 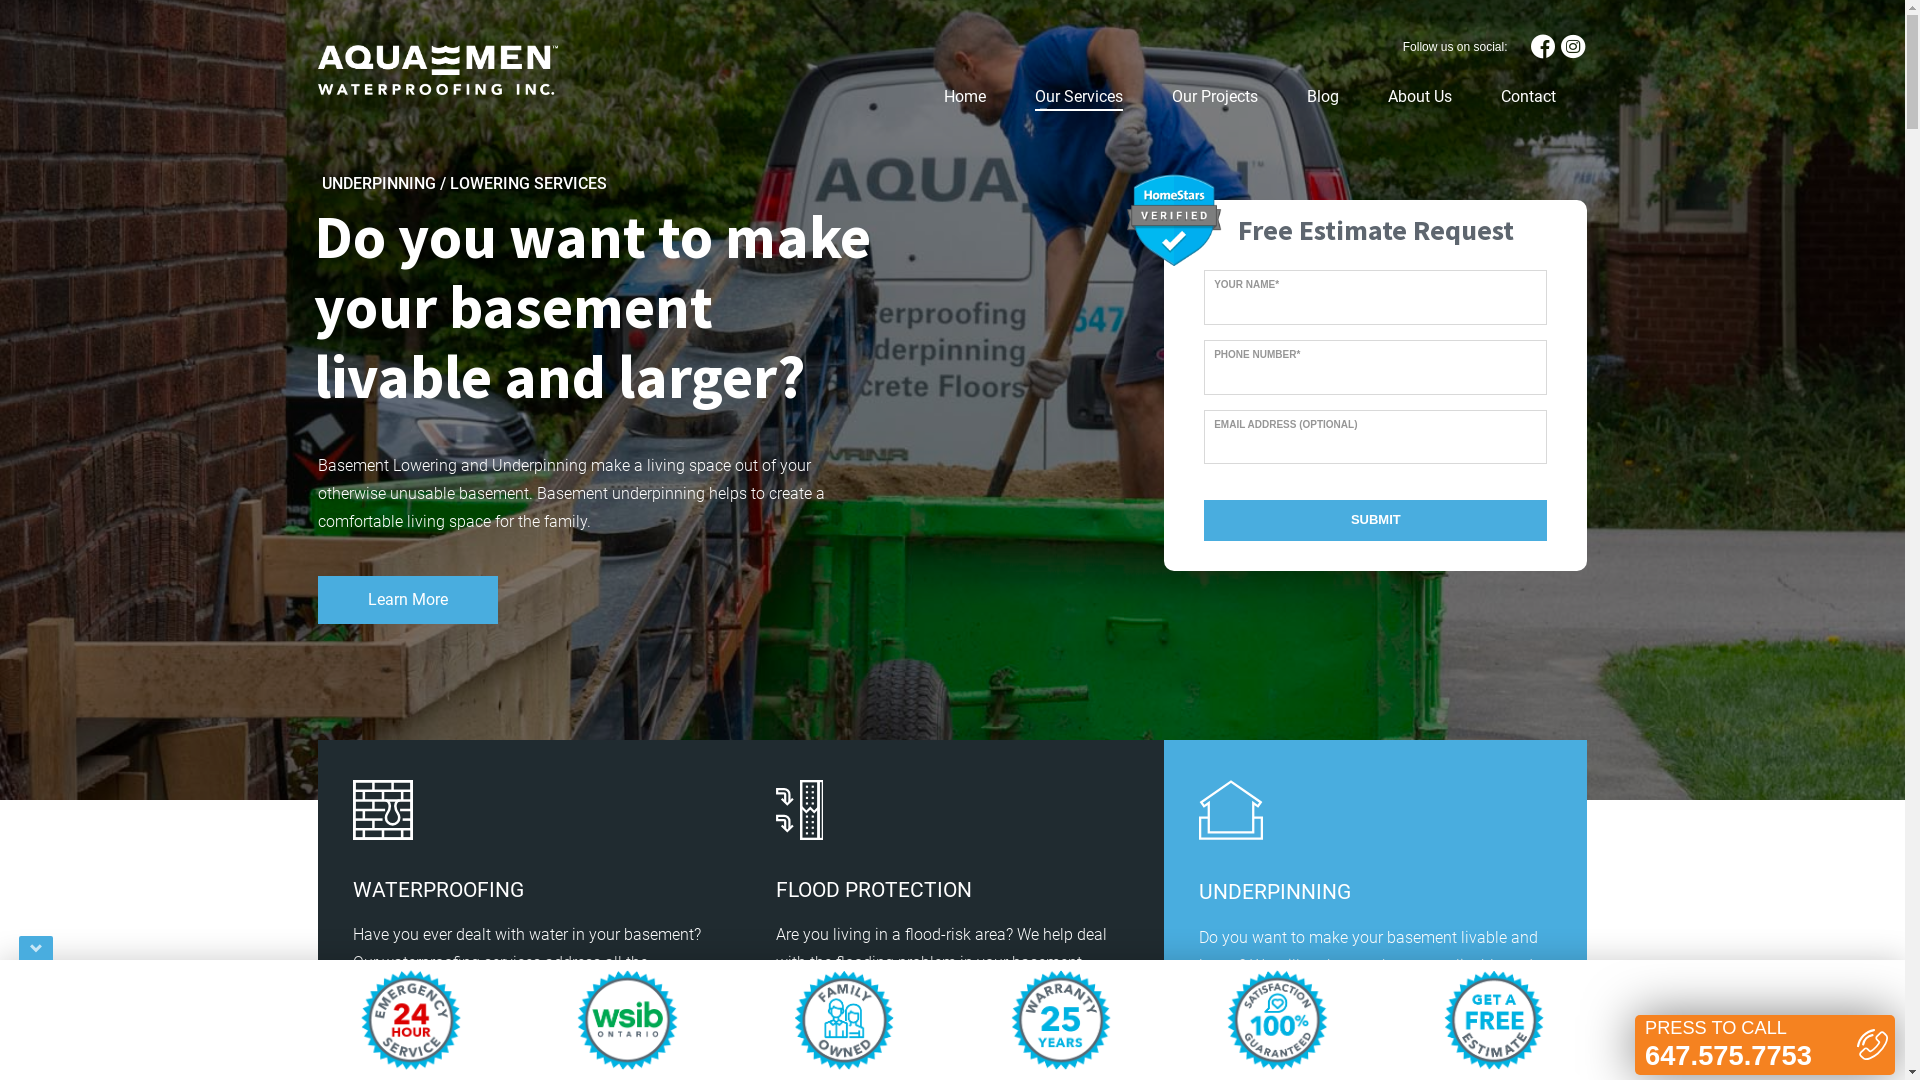 What do you see at coordinates (1213, 96) in the screenshot?
I see `'Our Projects'` at bounding box center [1213, 96].